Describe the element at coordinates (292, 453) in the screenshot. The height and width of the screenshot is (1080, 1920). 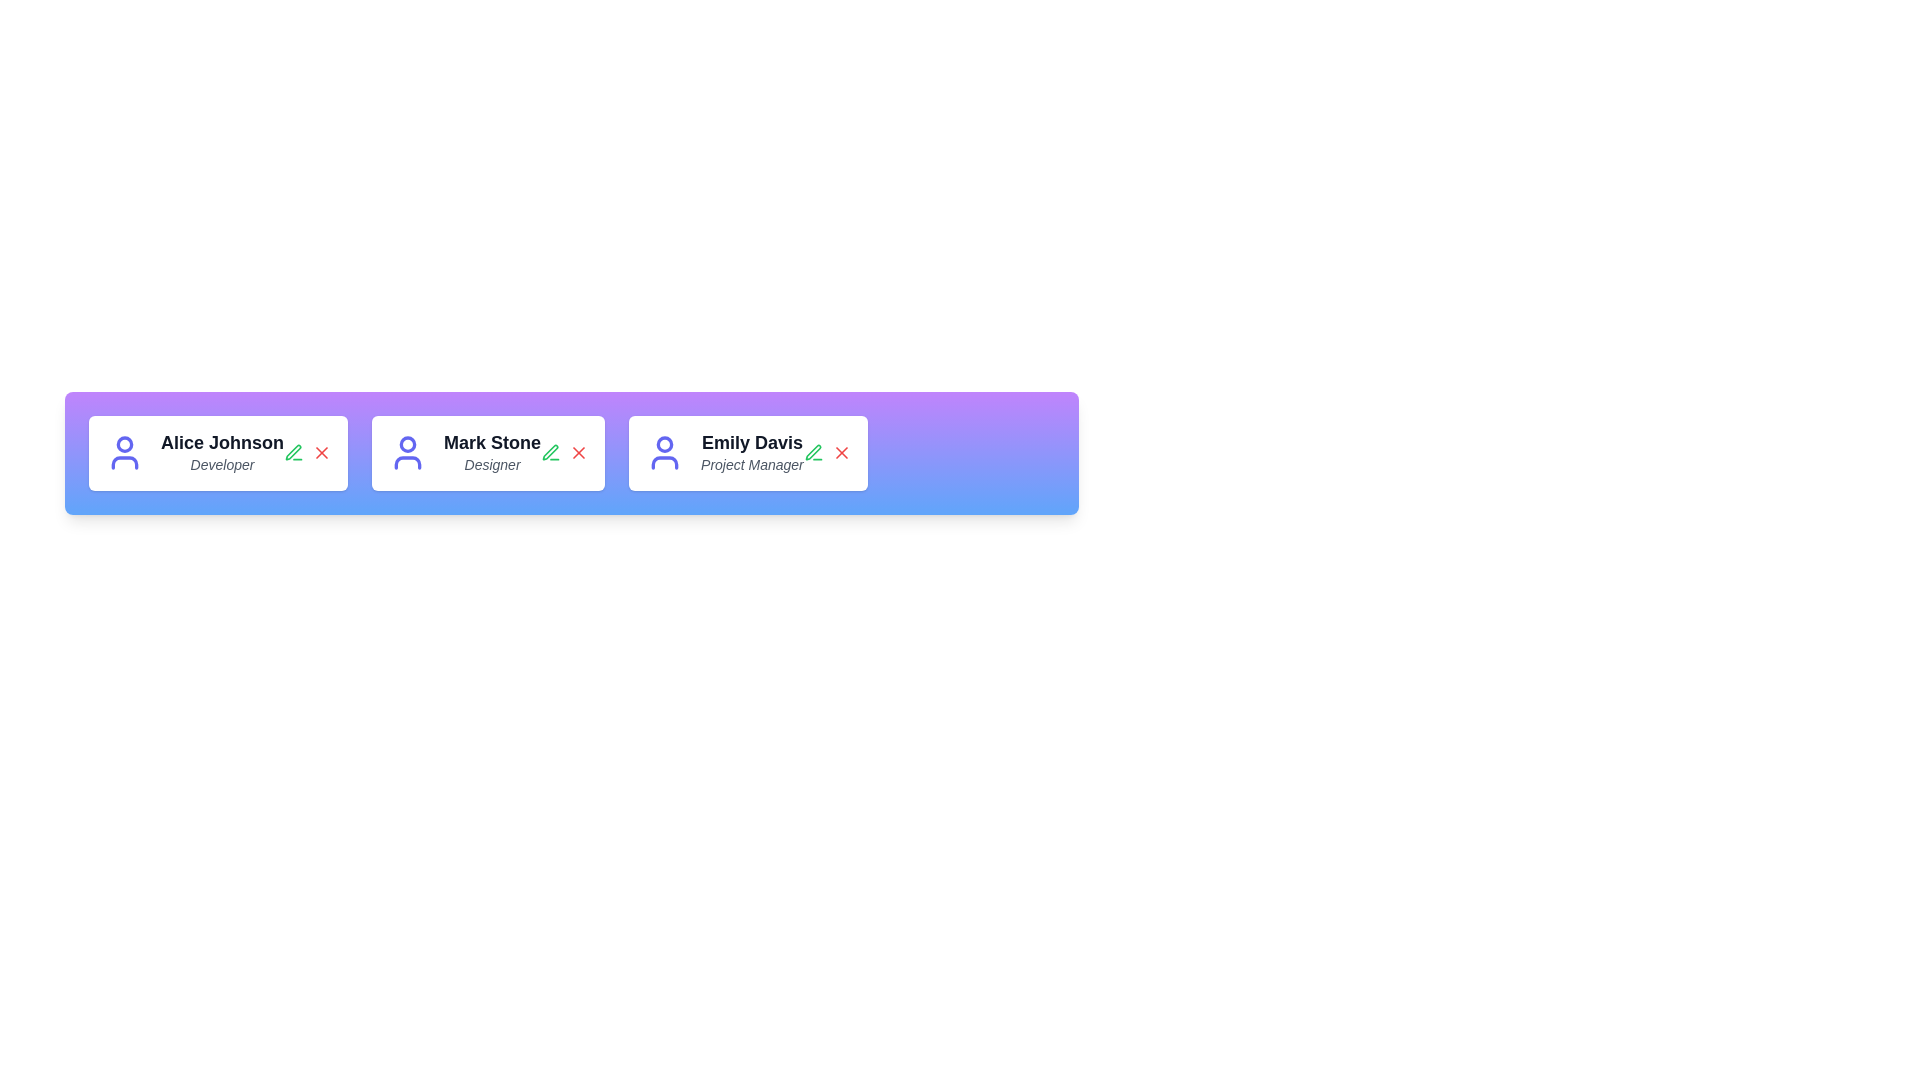
I see `edit icon for the profile card of Alice Johnson` at that location.